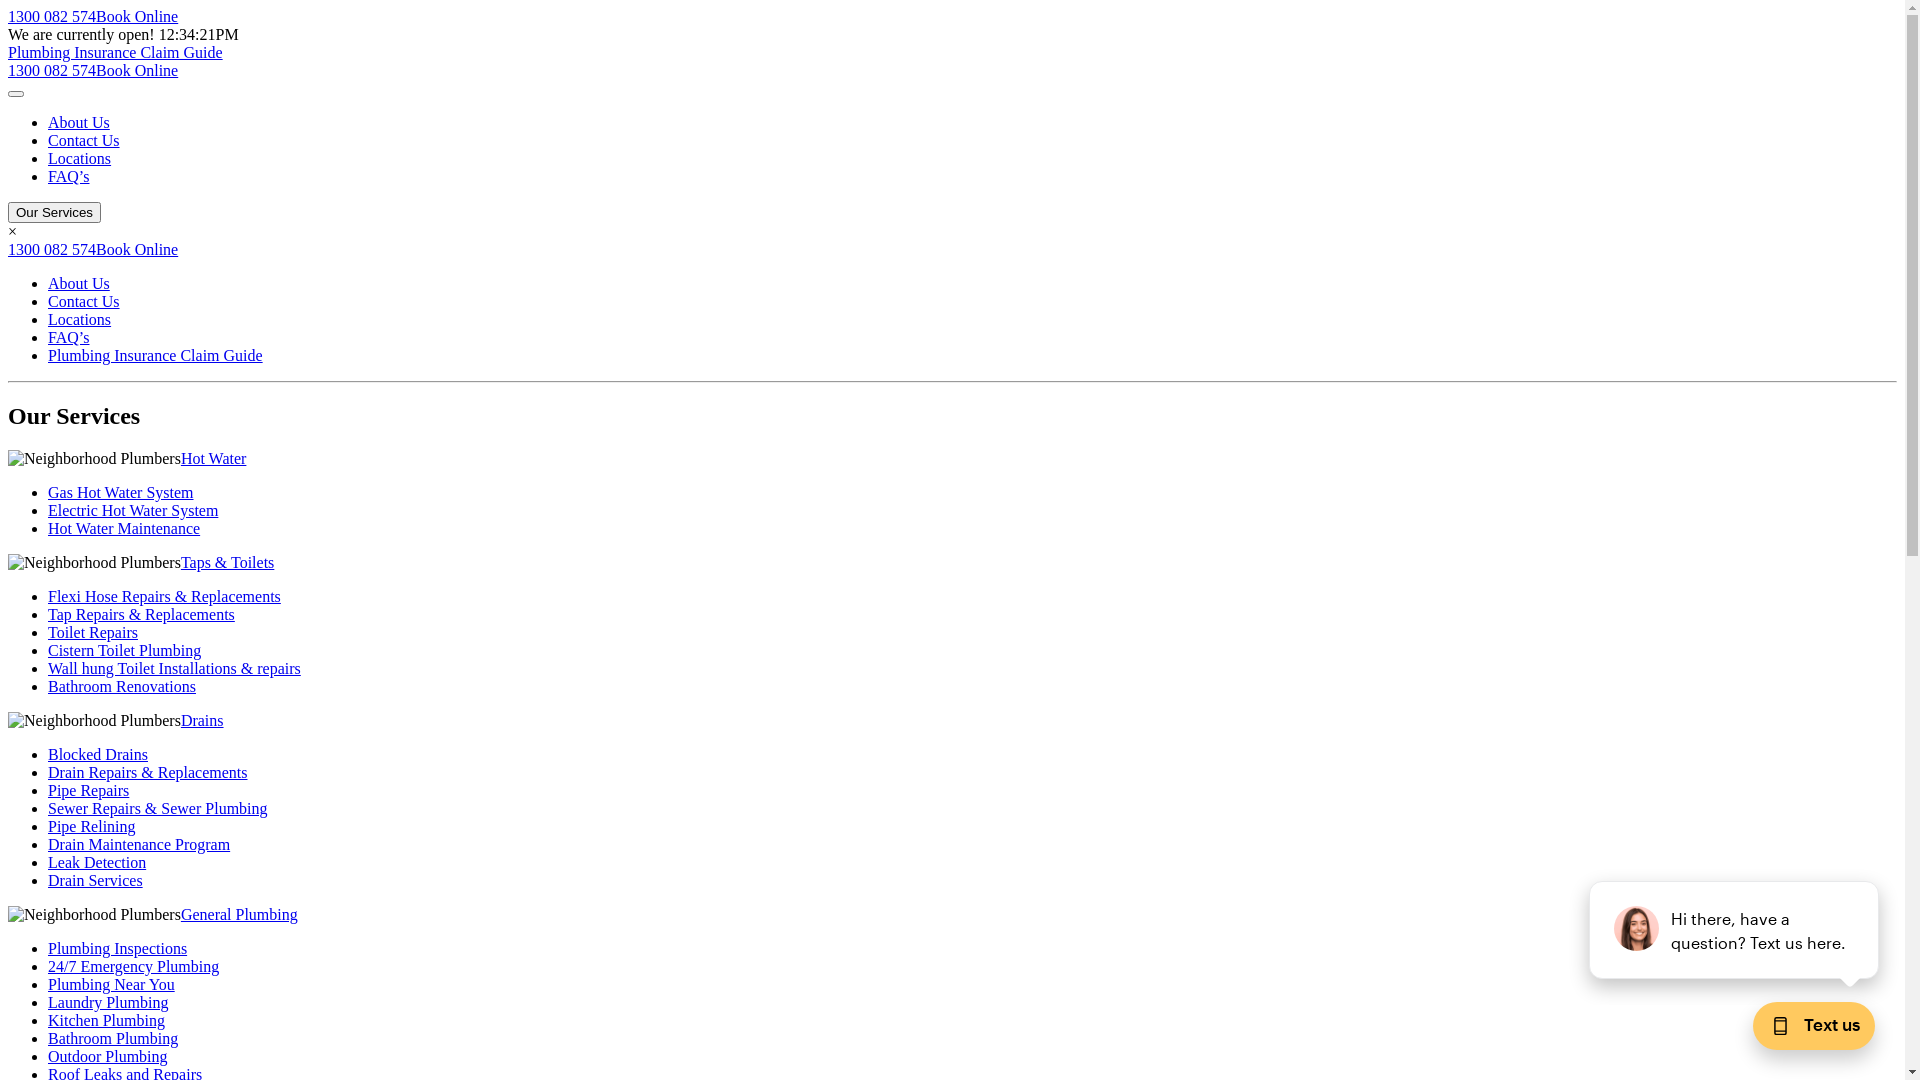  Describe the element at coordinates (48, 754) in the screenshot. I see `'Blocked Drains'` at that location.